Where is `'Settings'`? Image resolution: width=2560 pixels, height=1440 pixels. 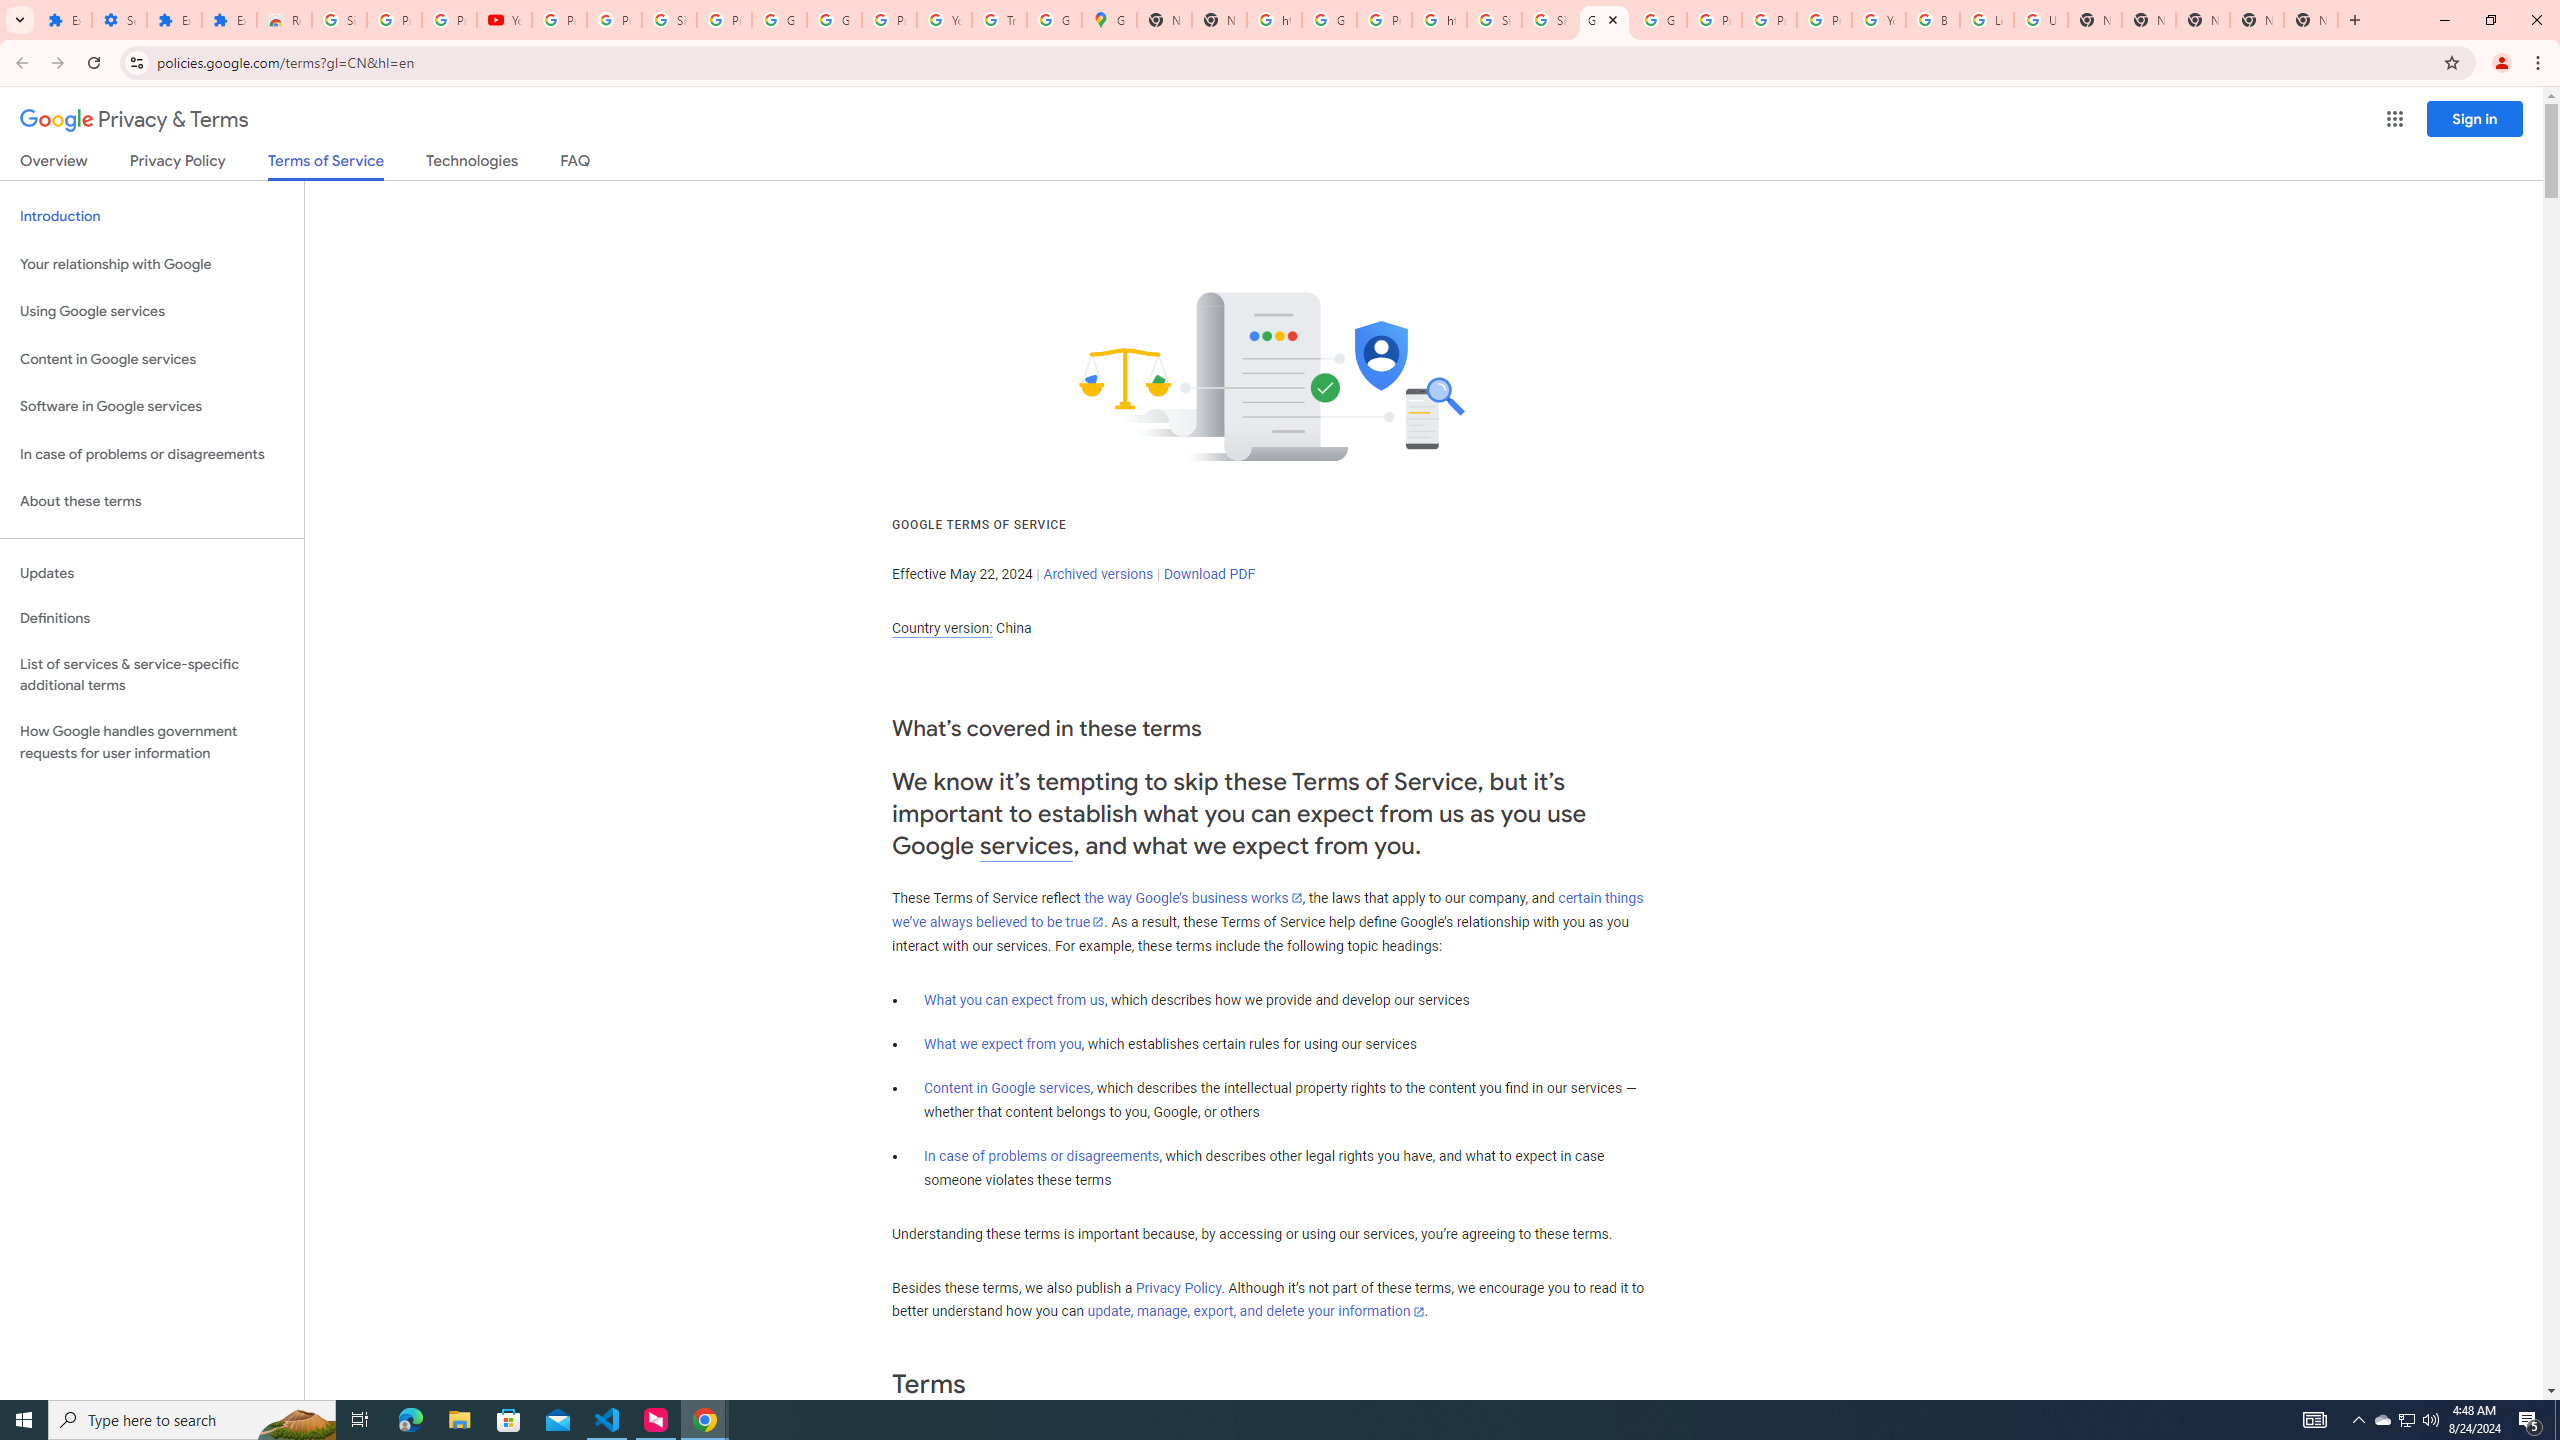 'Settings' is located at coordinates (118, 19).